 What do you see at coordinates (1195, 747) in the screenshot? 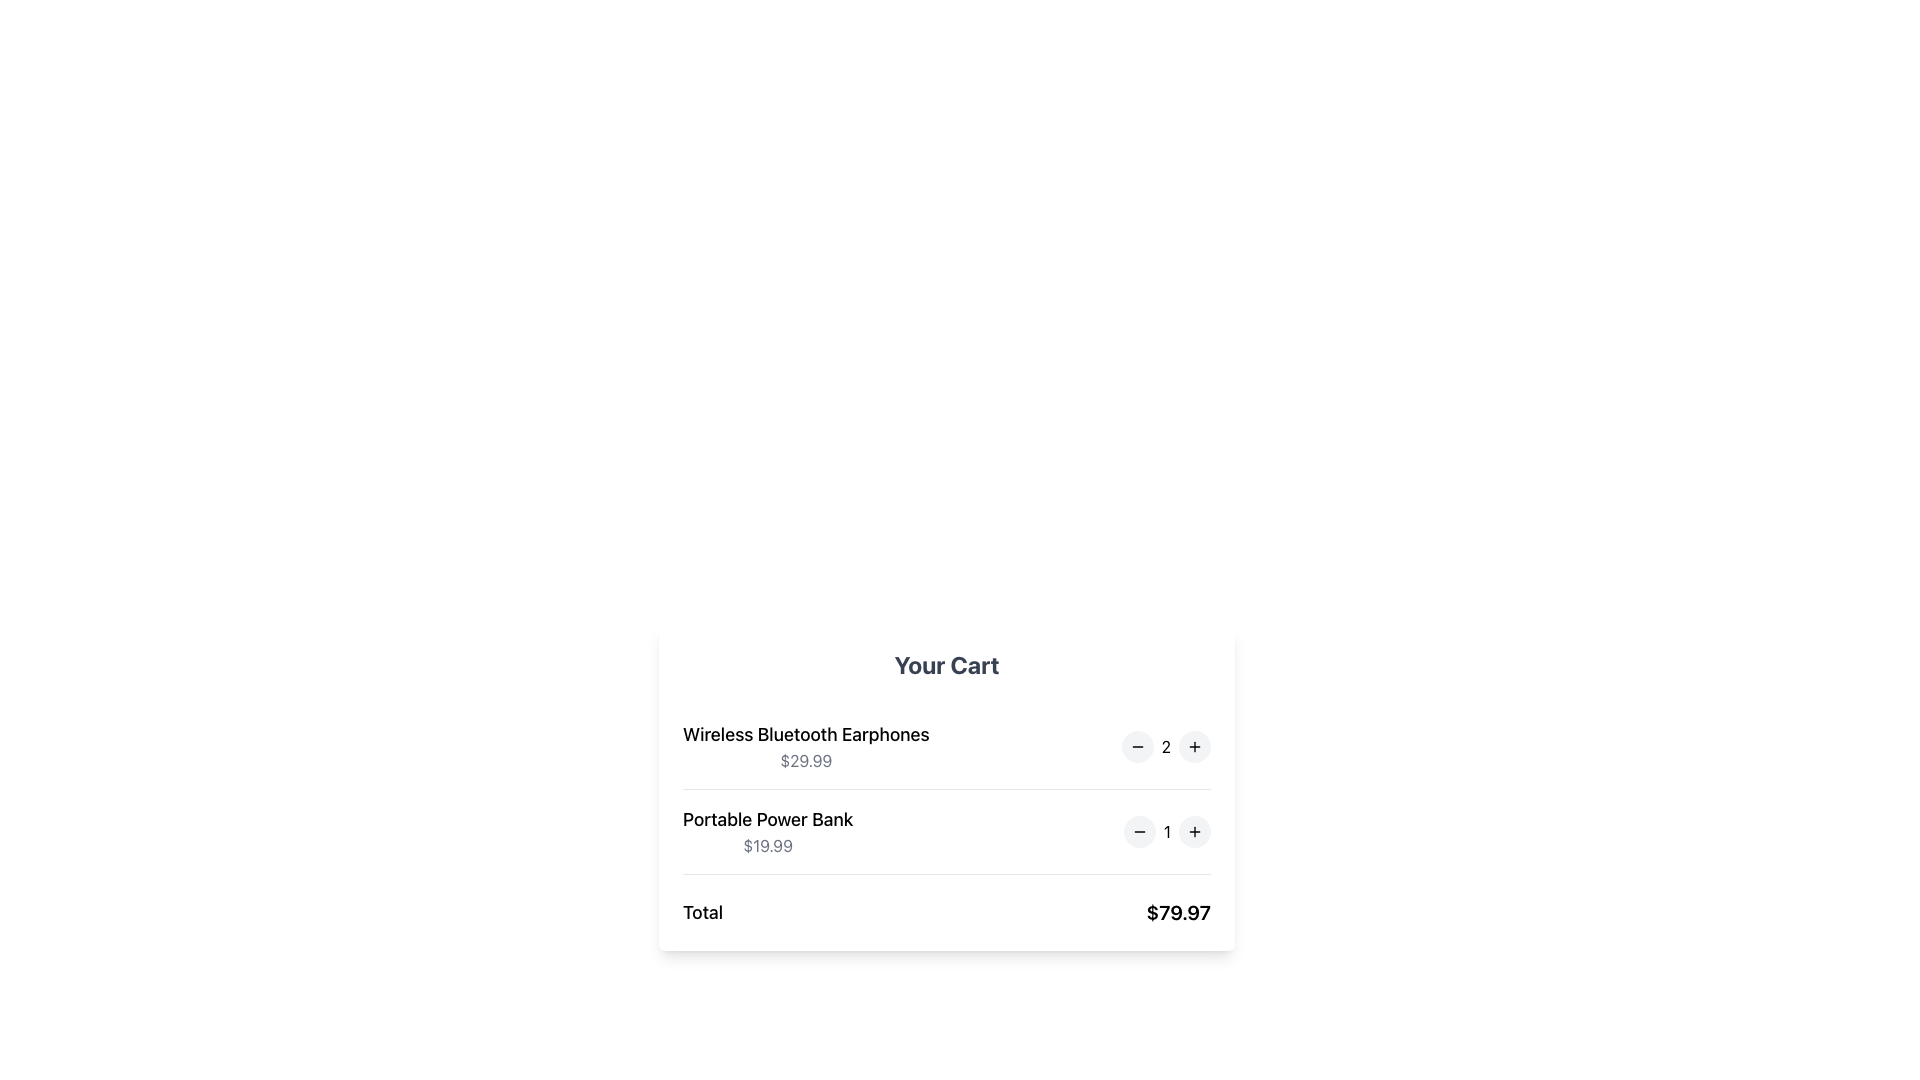
I see `the plus icon button with a grayish border located on the right side of the first row in the cart section, adjacent to the quantity field for the item 'Wireless Bluetooth Earphones' to increase the quantity of the item` at bounding box center [1195, 747].